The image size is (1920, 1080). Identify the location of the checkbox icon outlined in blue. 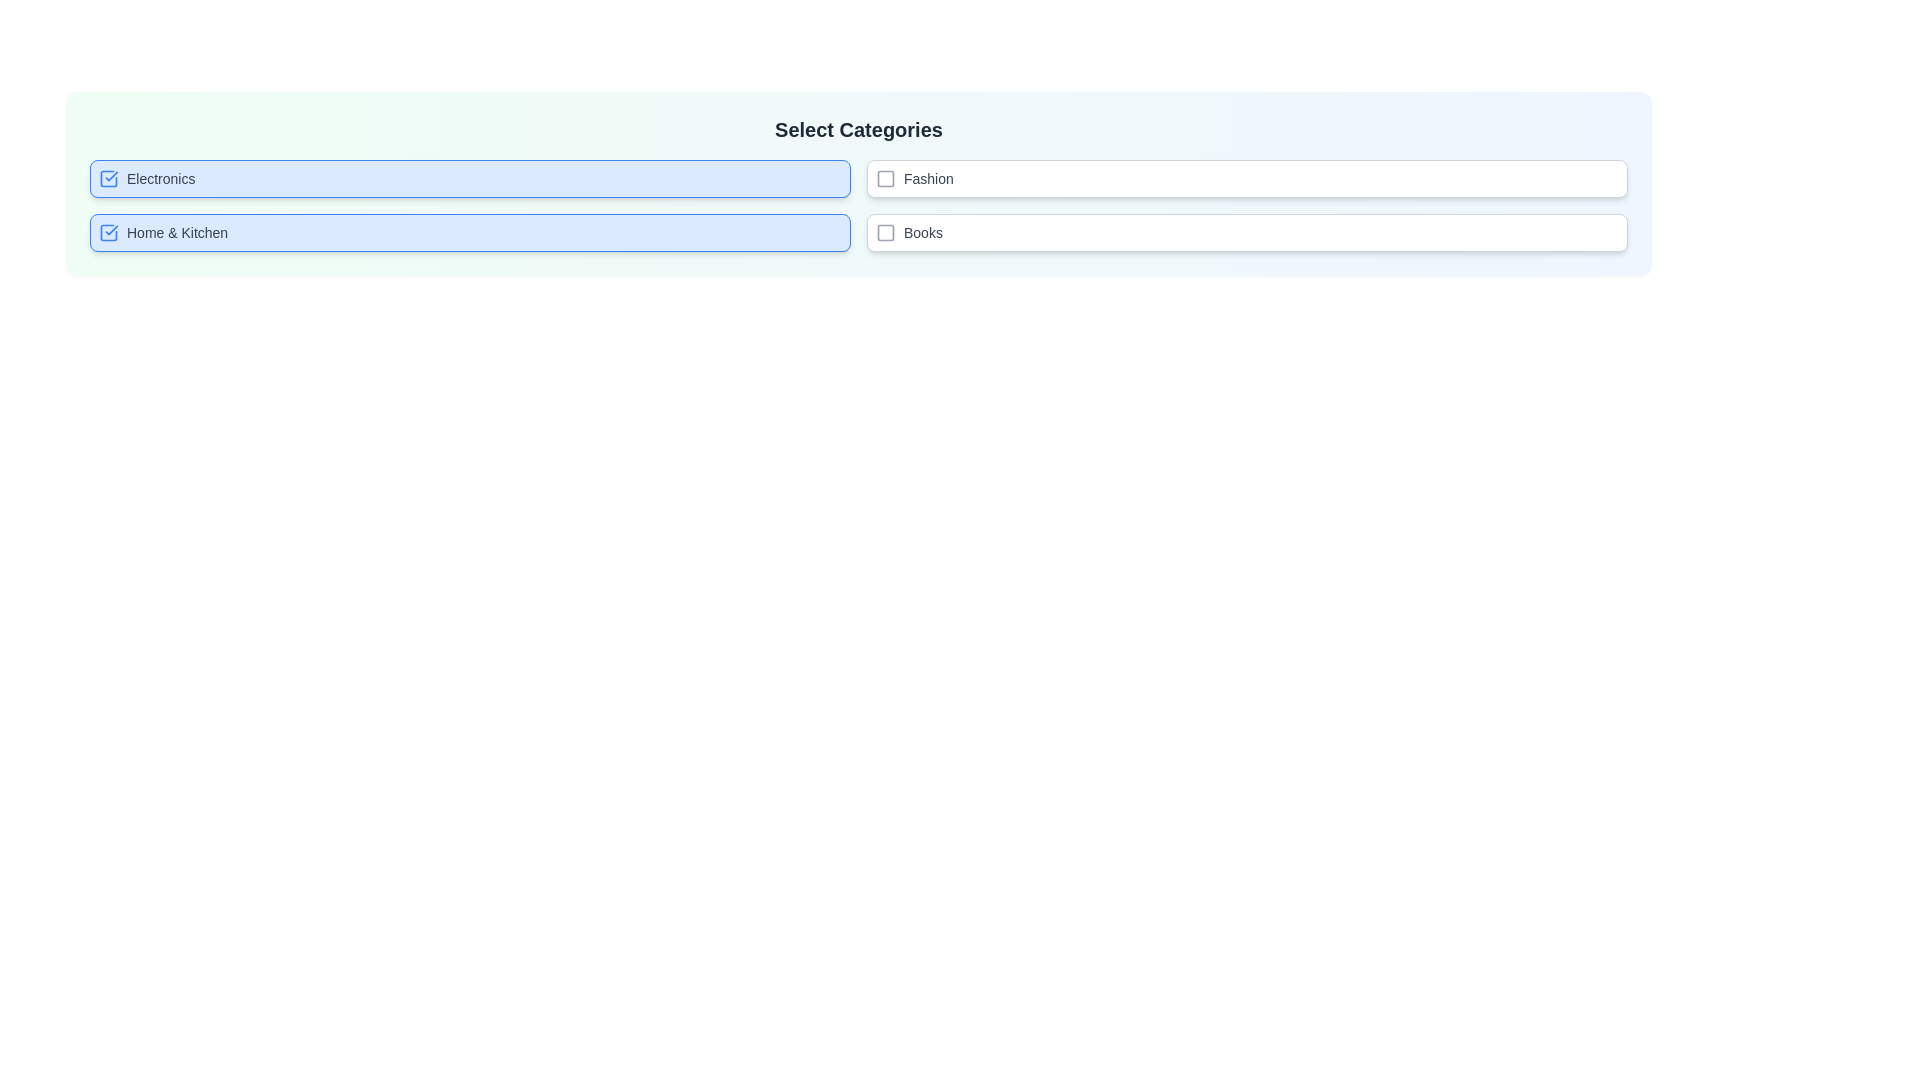
(108, 177).